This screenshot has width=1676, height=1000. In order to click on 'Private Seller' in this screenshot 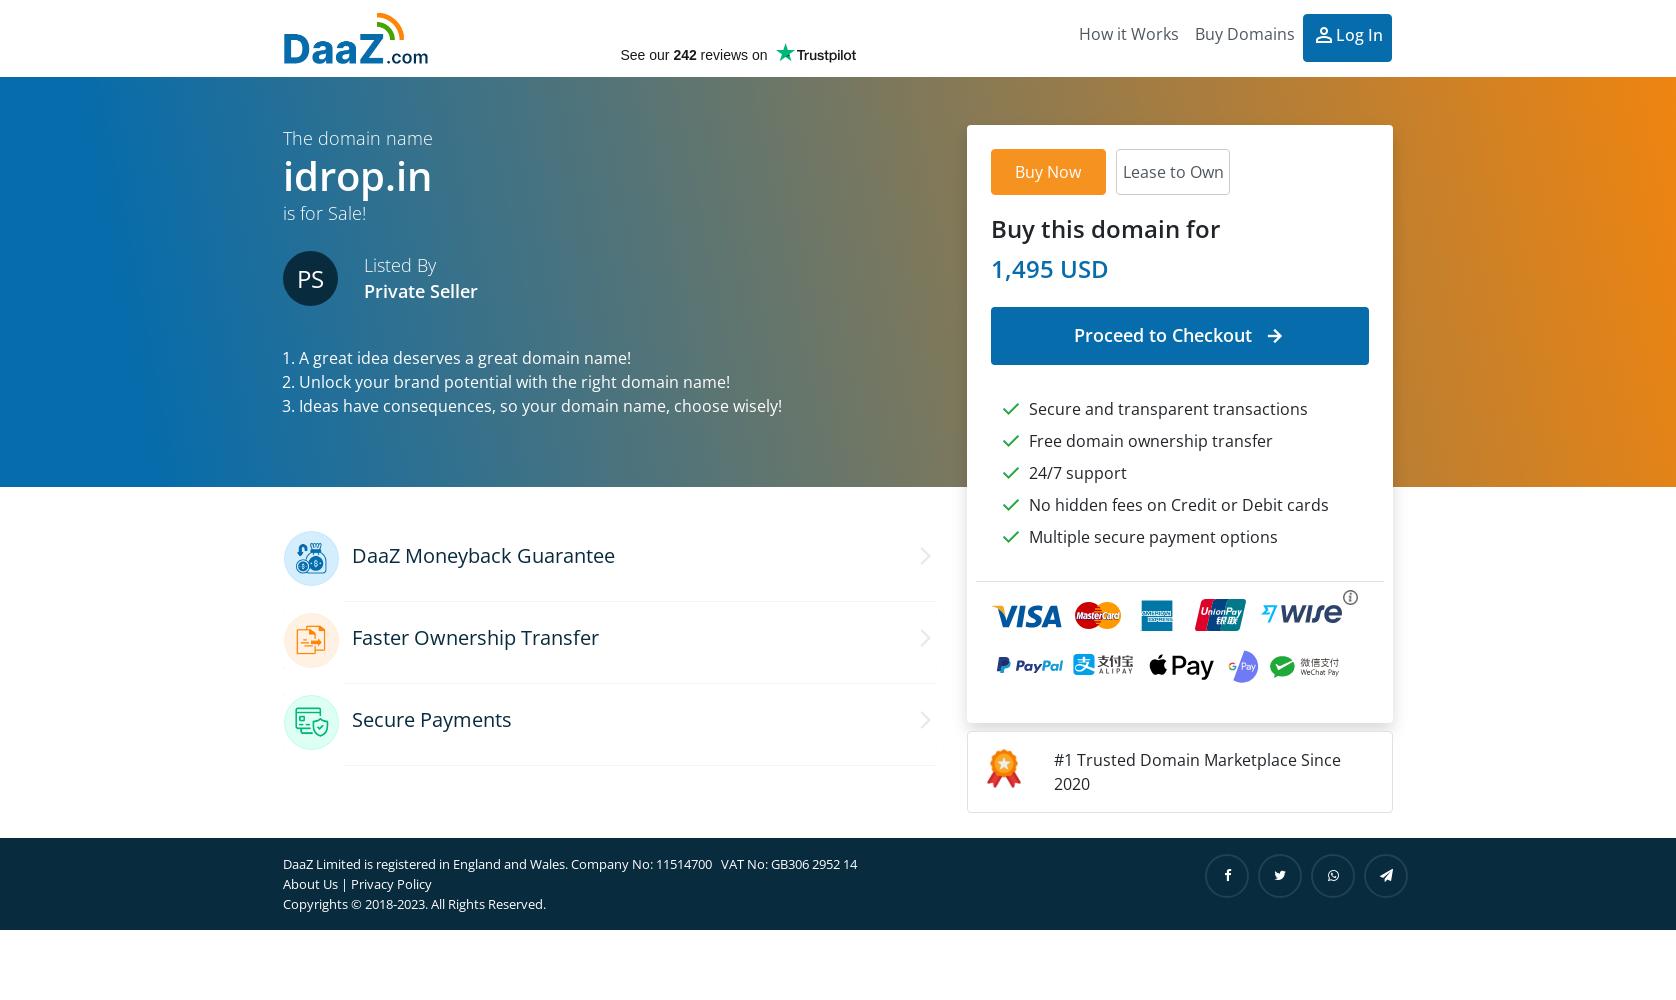, I will do `click(421, 290)`.